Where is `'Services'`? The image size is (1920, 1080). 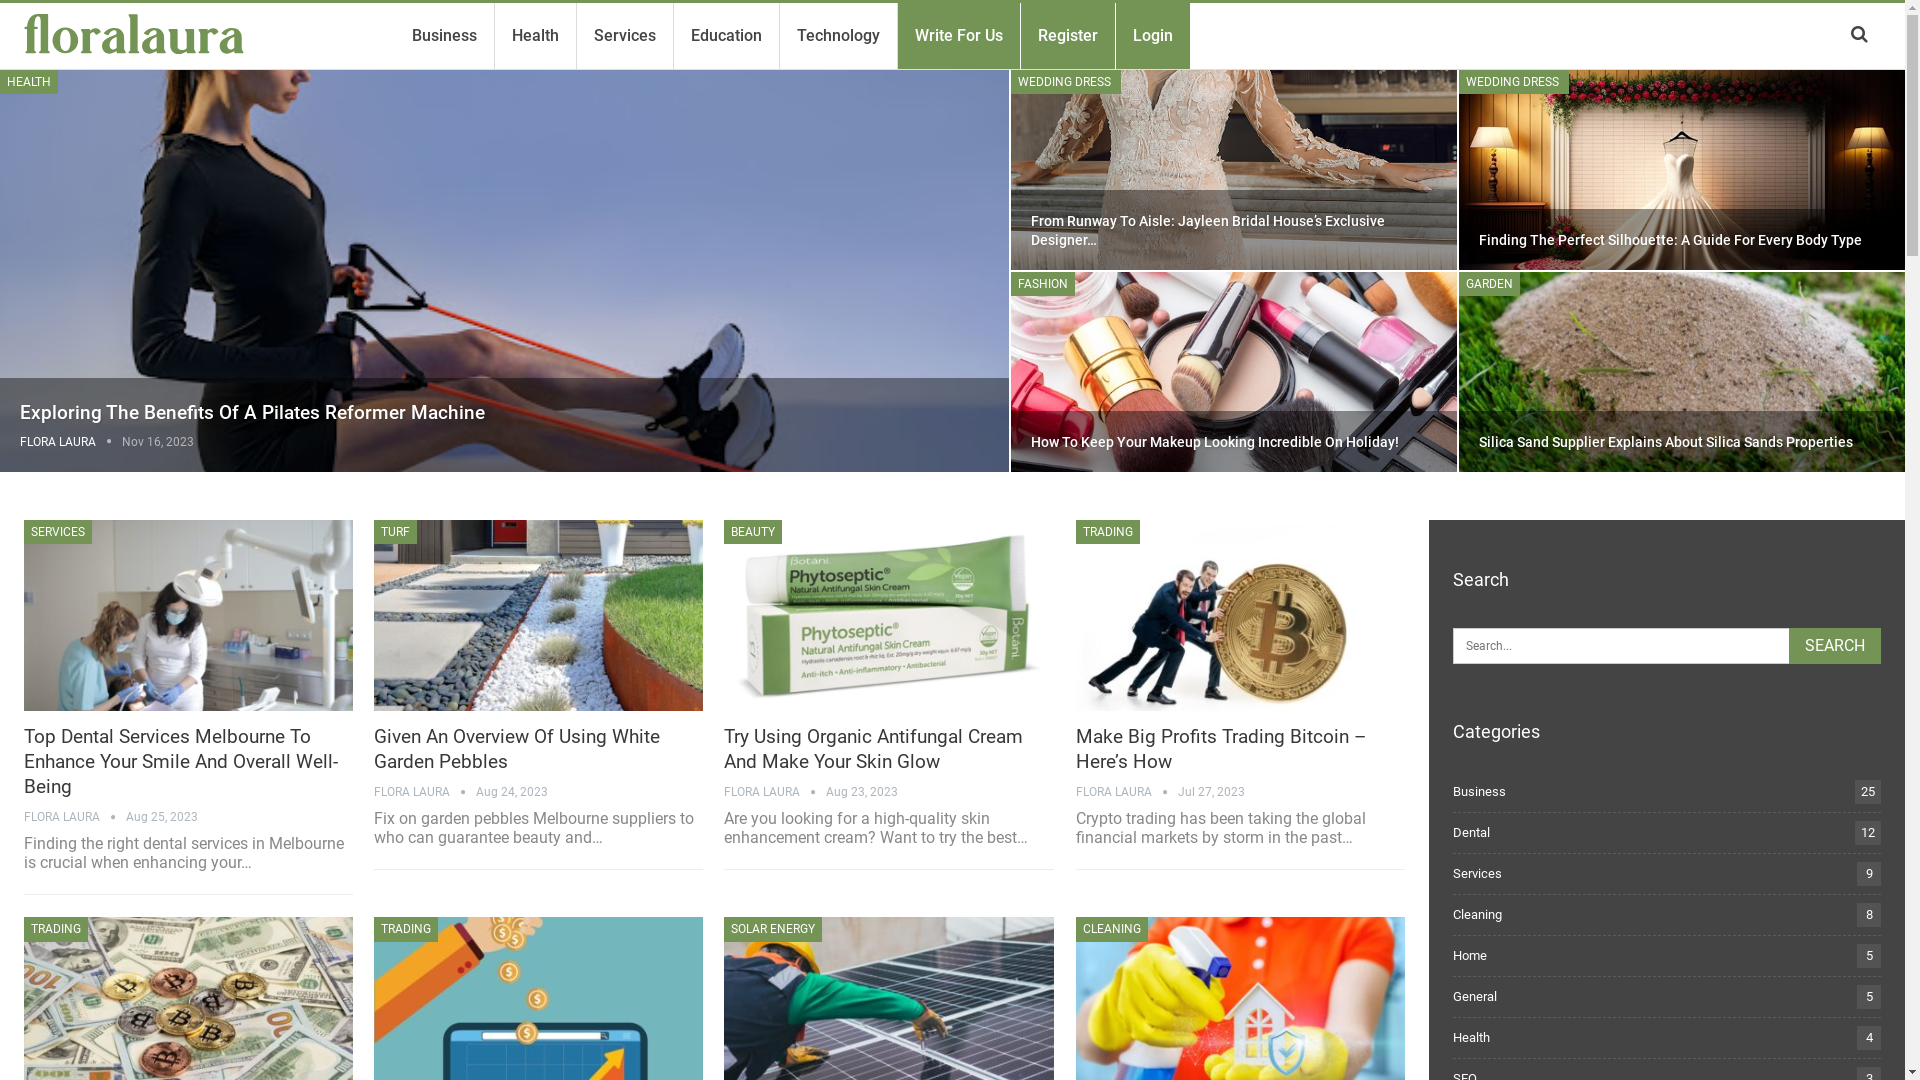 'Services' is located at coordinates (623, 35).